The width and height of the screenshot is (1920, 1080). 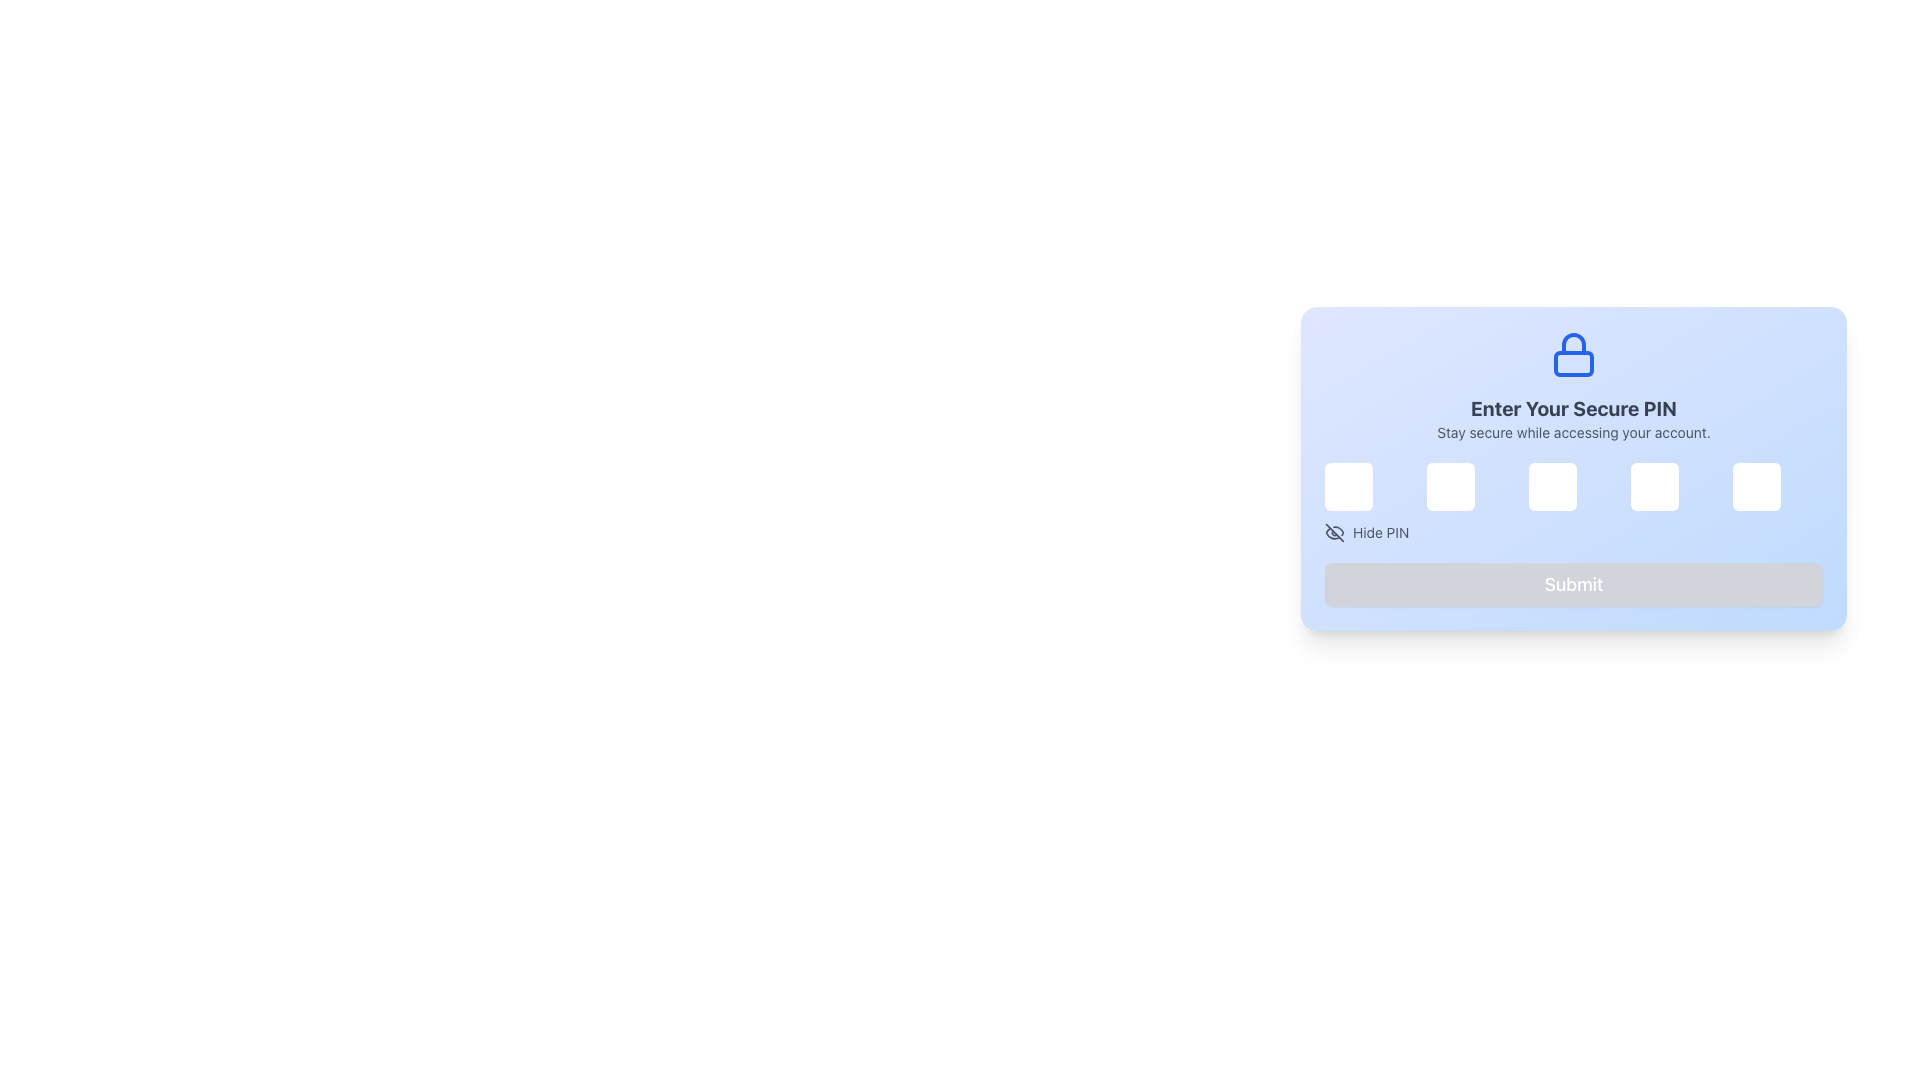 What do you see at coordinates (1573, 353) in the screenshot?
I see `the security icon located above the 'Enter Your Secure PIN' text` at bounding box center [1573, 353].